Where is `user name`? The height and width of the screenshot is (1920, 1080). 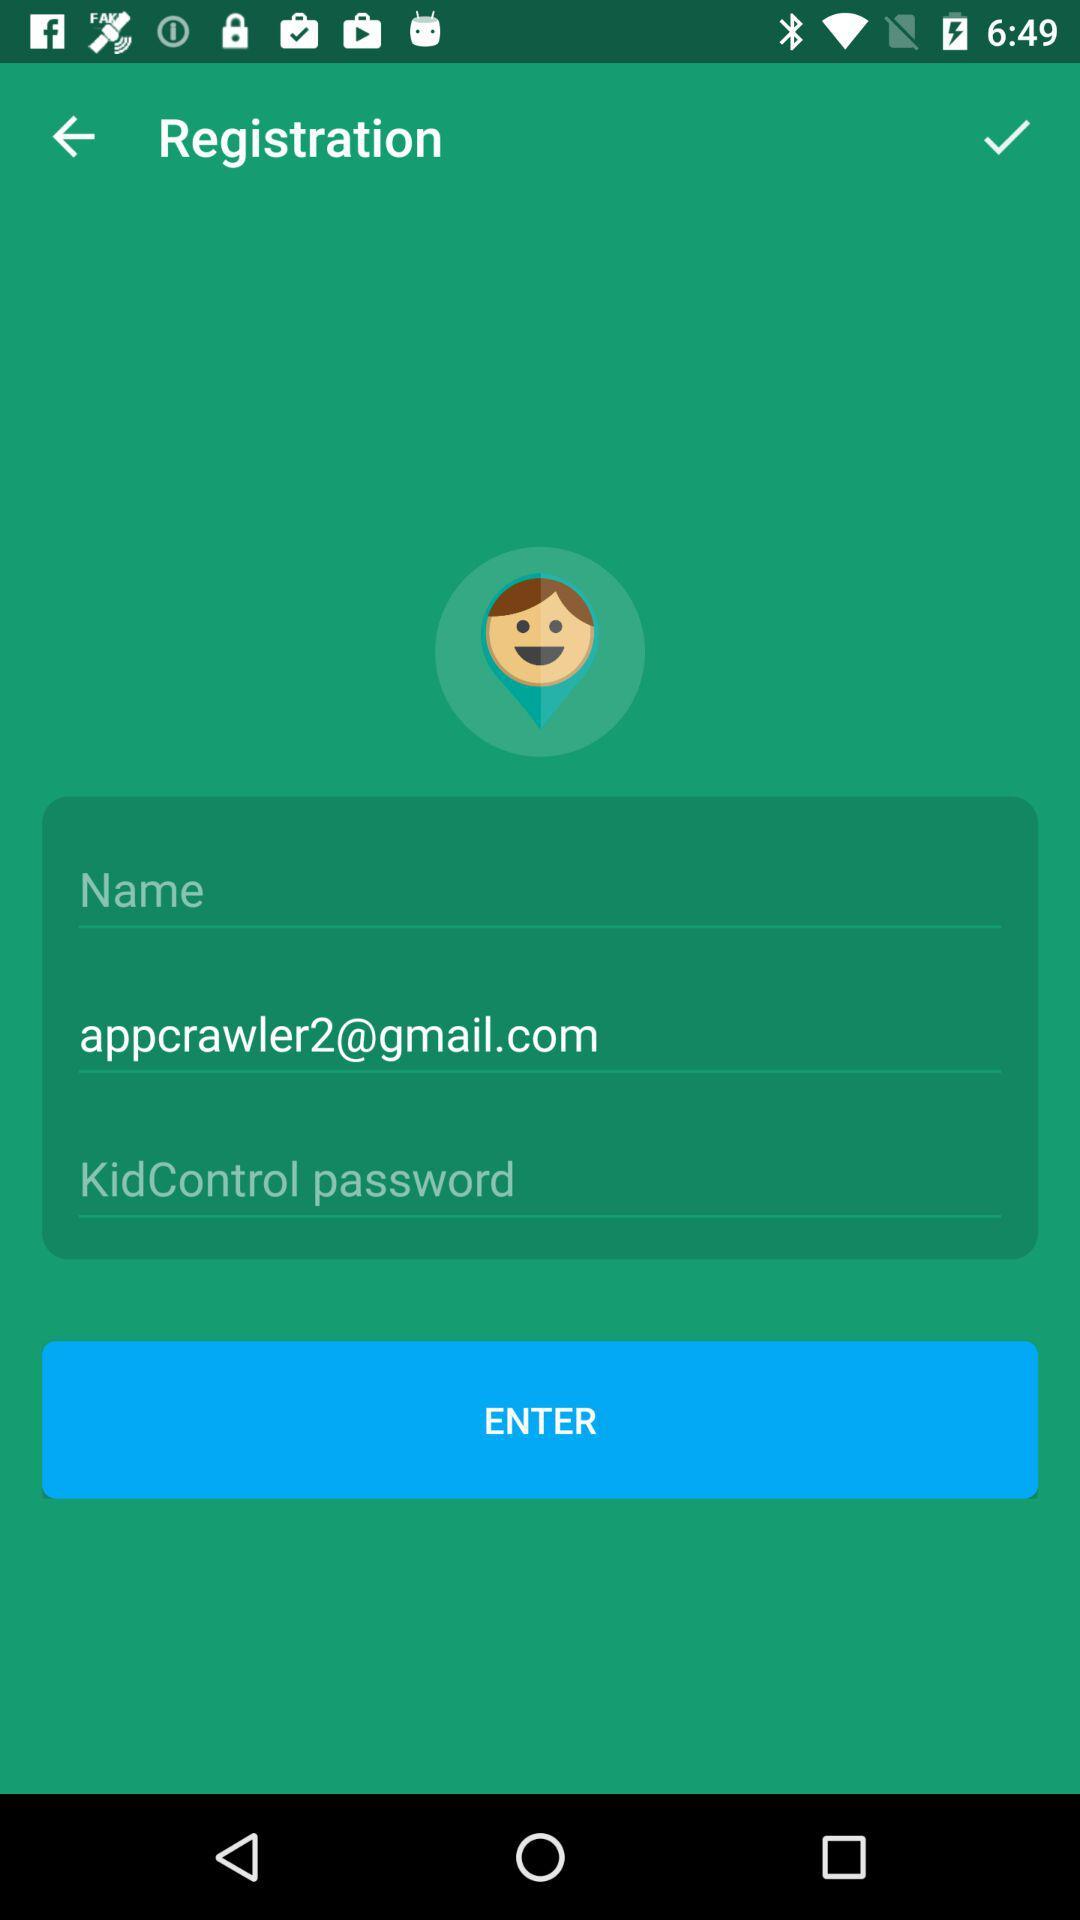
user name is located at coordinates (540, 888).